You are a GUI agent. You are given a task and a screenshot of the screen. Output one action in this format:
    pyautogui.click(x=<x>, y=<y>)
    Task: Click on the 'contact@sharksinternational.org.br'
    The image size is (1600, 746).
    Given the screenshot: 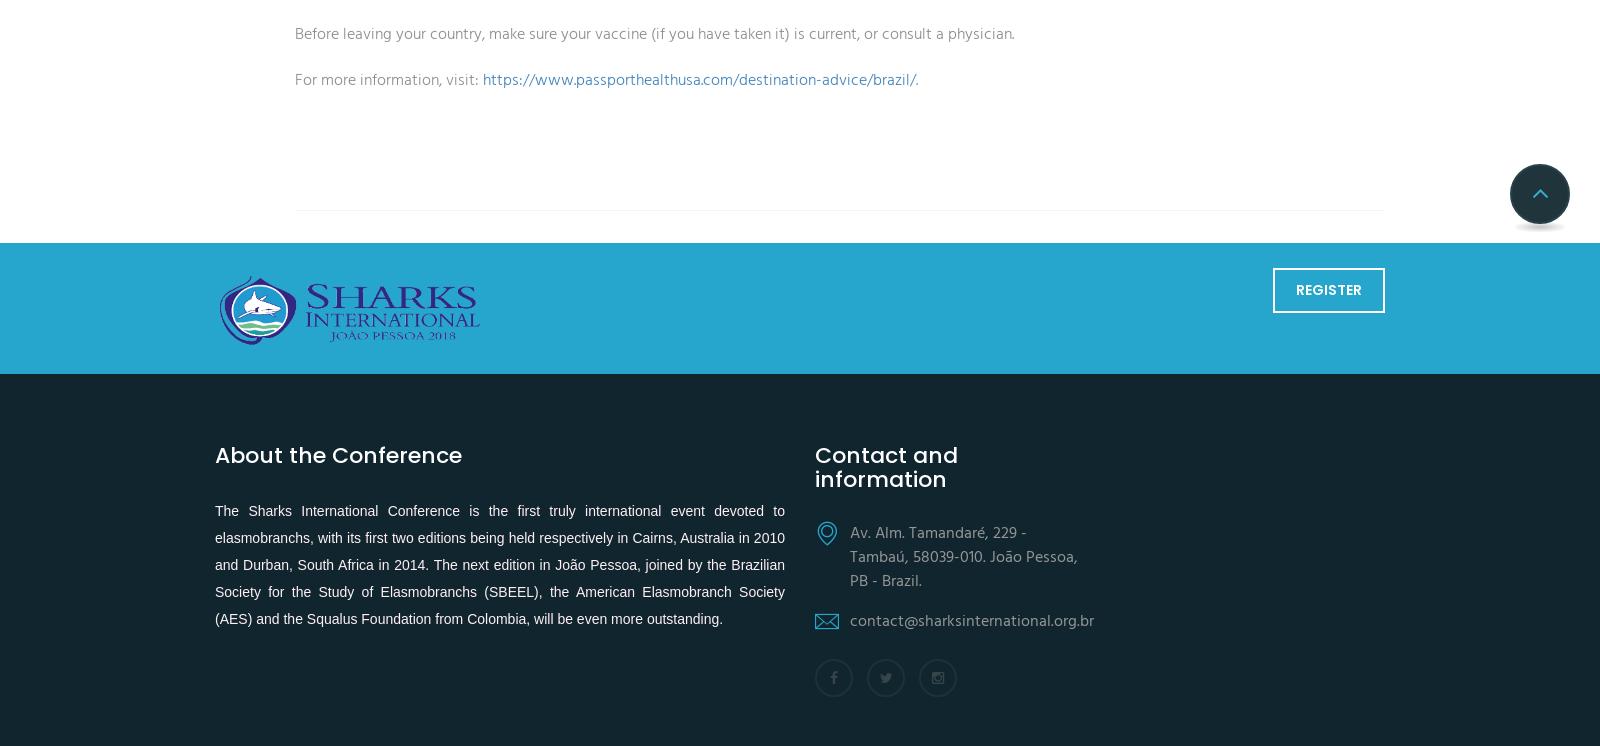 What is the action you would take?
    pyautogui.click(x=848, y=620)
    